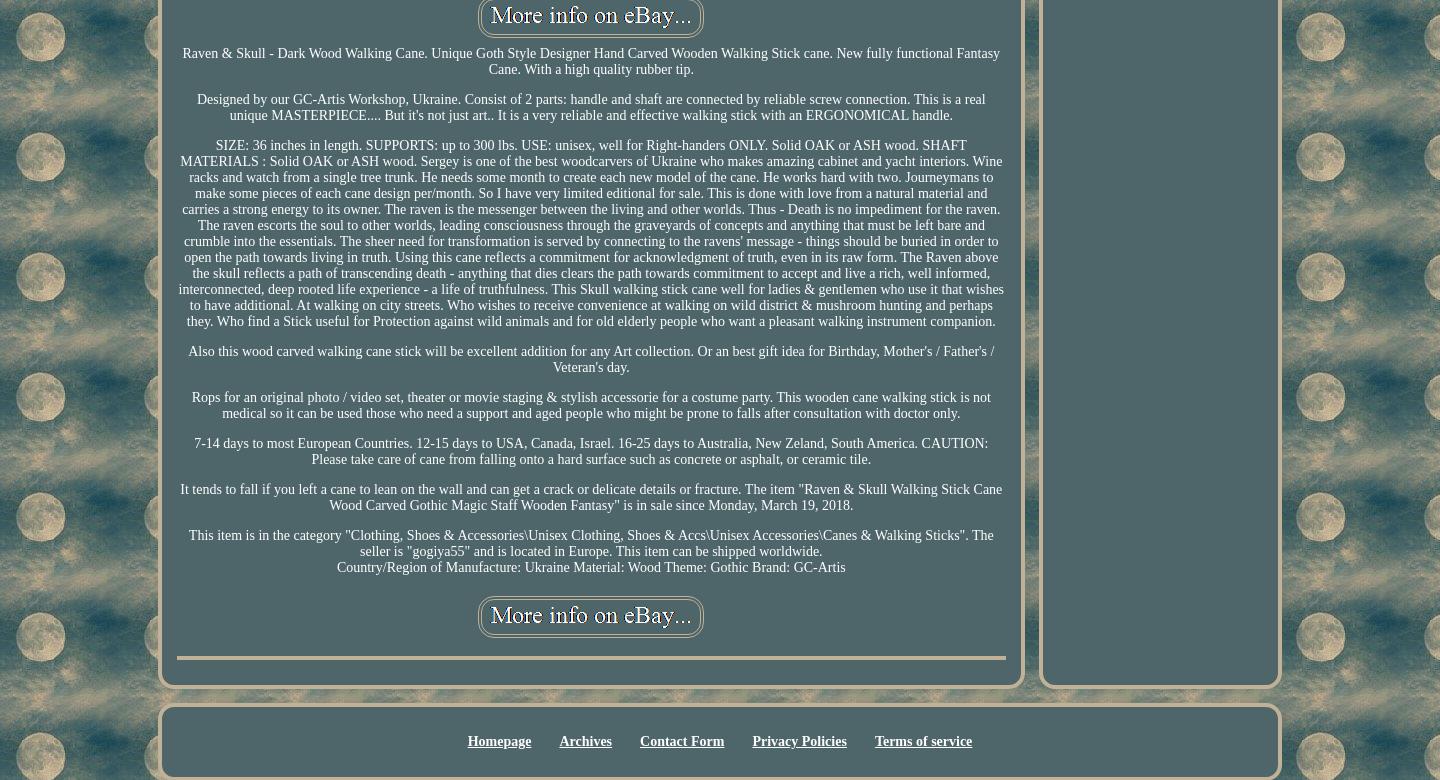 Image resolution: width=1440 pixels, height=780 pixels. I want to click on '7-14 days to most European Countries. 12-15 days to USA, Canada, Israel. 16-25 days to Australia, New Zeland, South America. CAUTION: Please take care of cane from falling onto a hard surface such as concrete or asphalt, or ceramic tile.', so click(590, 451).